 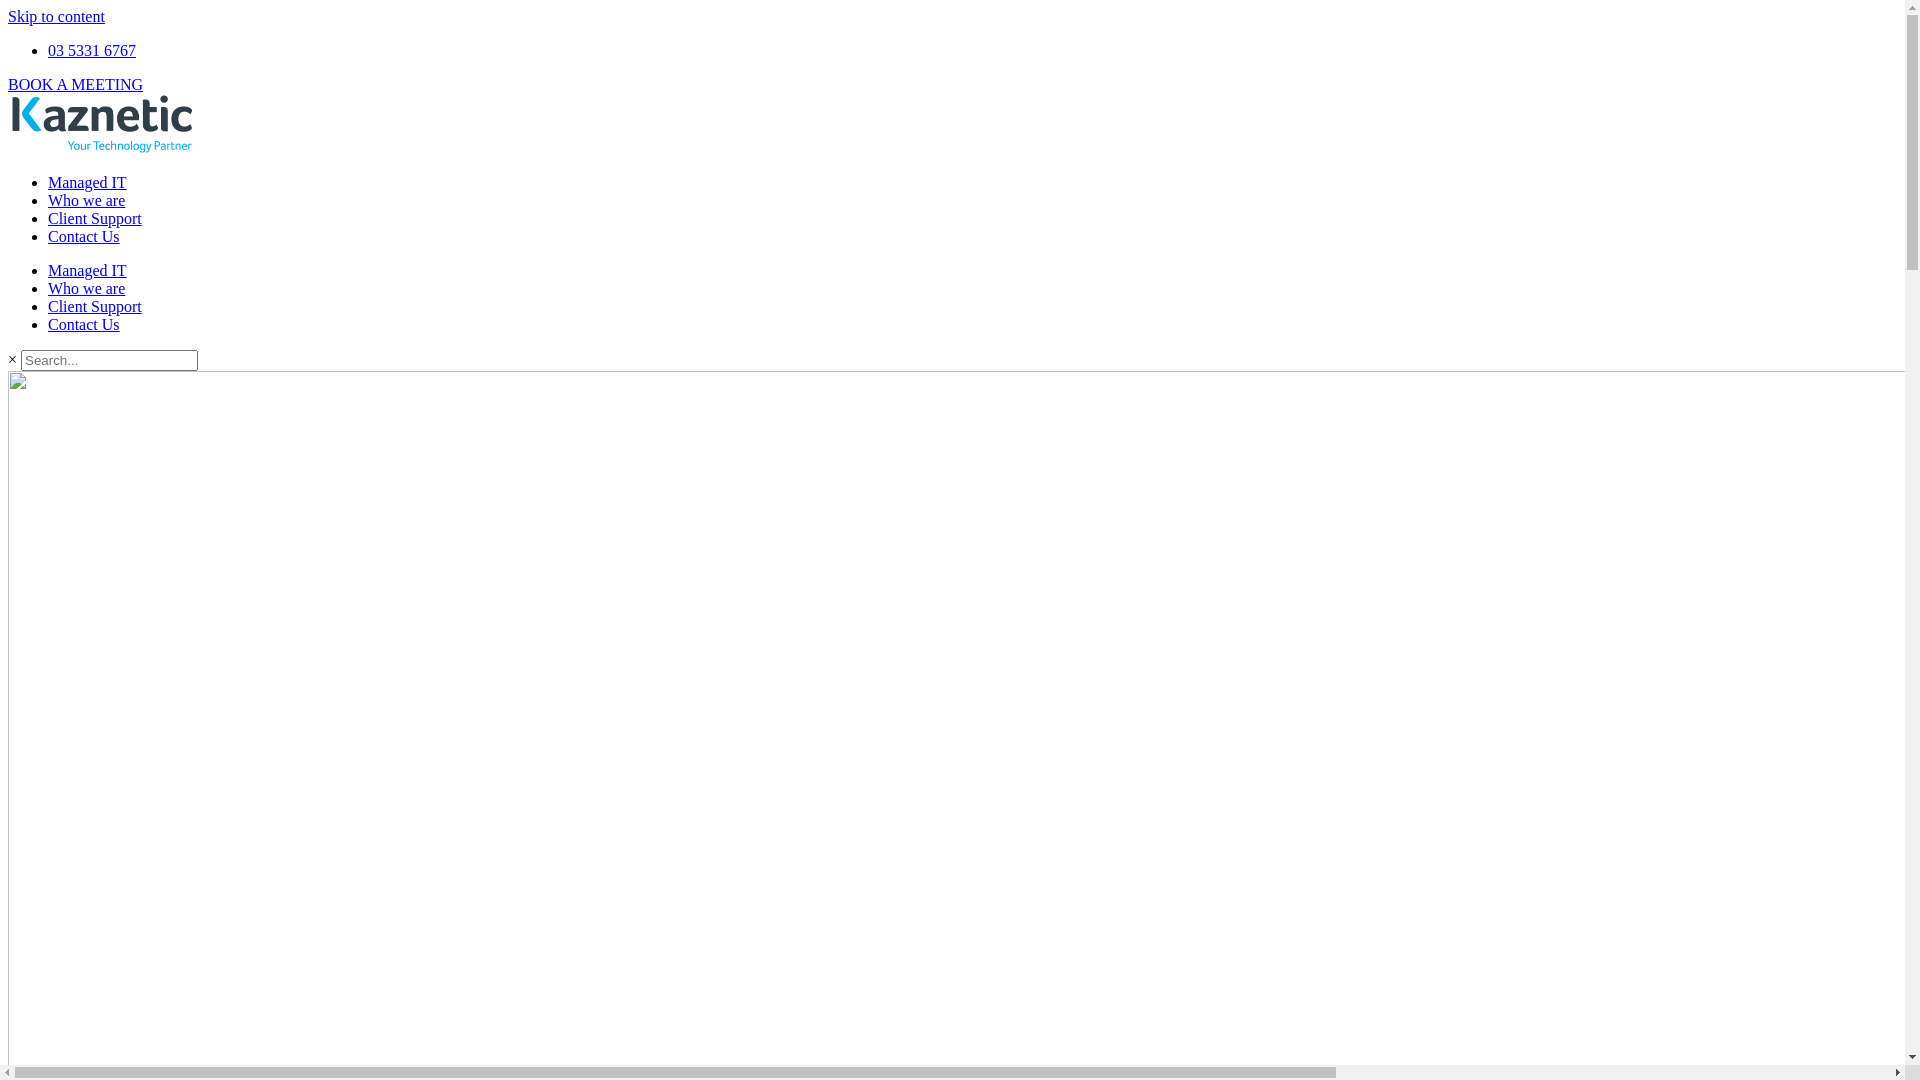 I want to click on 'Managed IT', so click(x=86, y=182).